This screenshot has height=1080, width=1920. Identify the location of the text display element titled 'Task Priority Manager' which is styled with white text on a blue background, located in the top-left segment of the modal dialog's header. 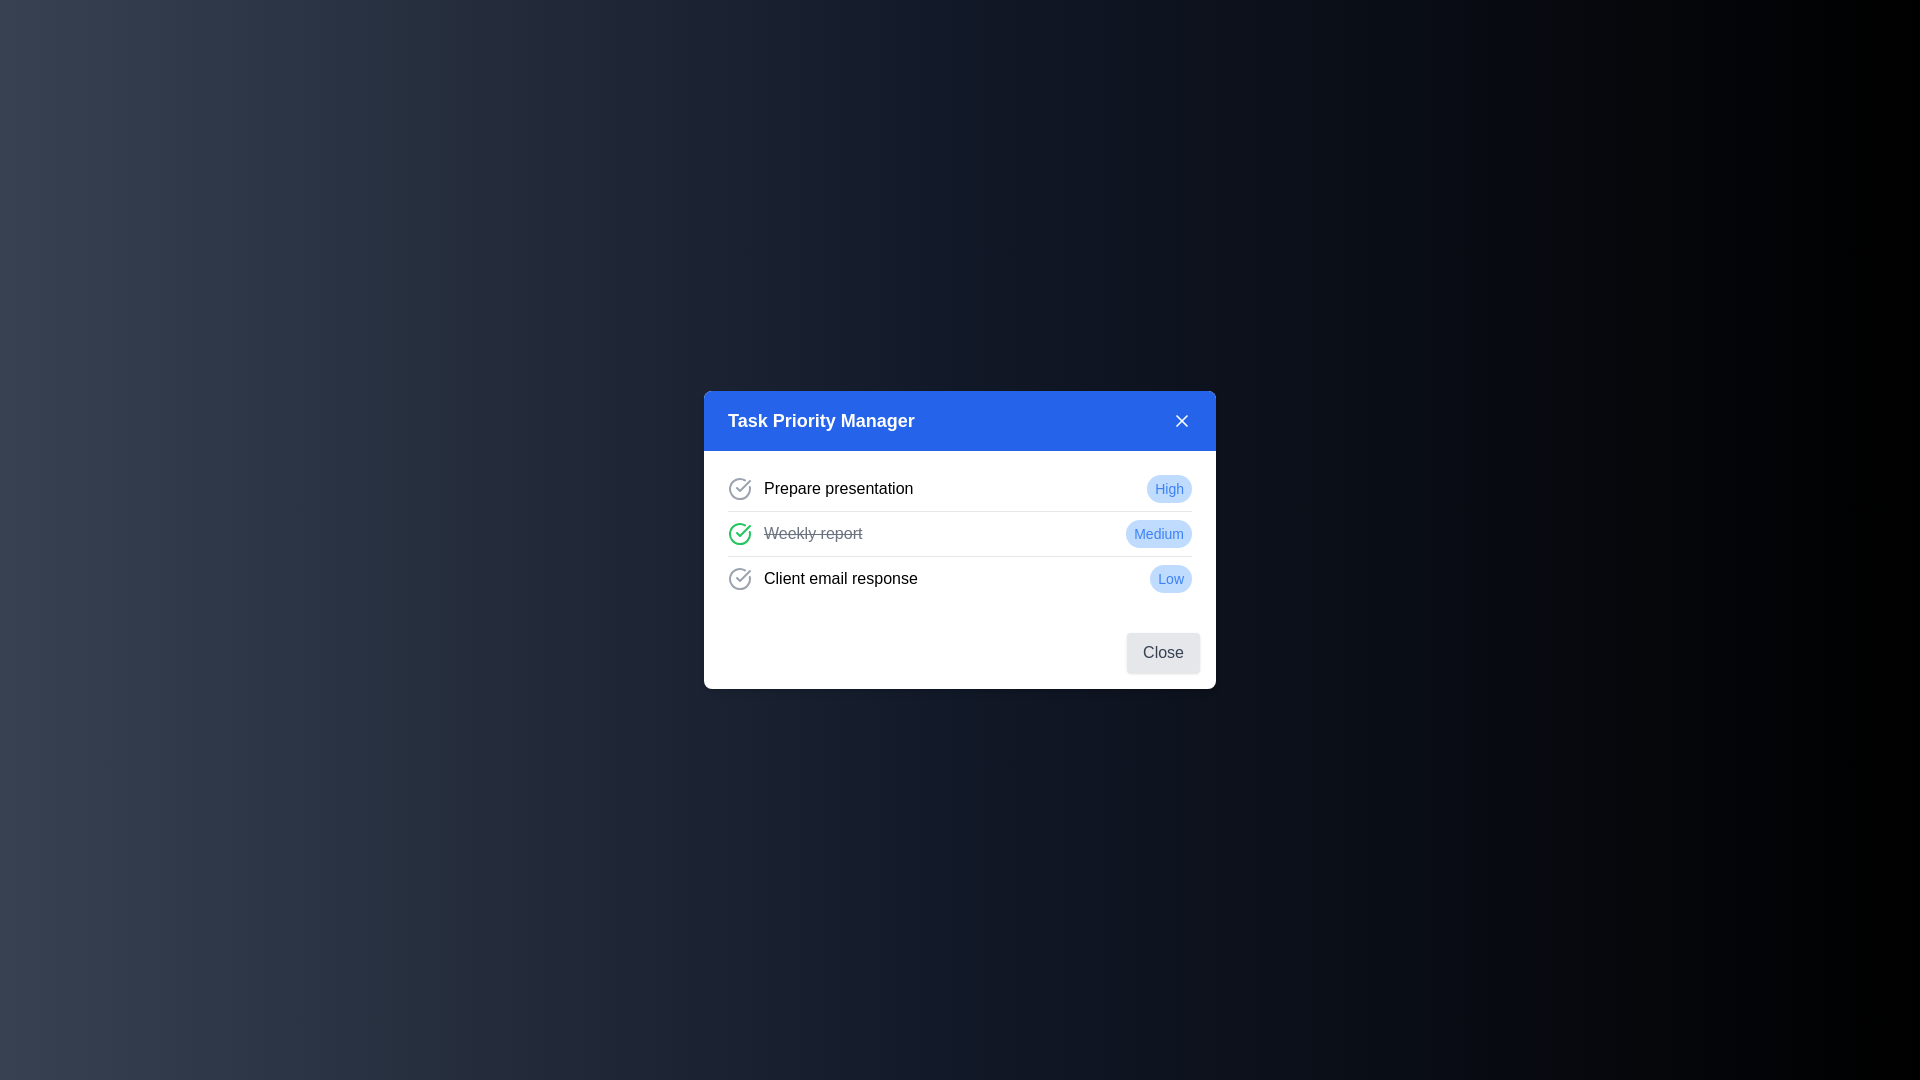
(821, 419).